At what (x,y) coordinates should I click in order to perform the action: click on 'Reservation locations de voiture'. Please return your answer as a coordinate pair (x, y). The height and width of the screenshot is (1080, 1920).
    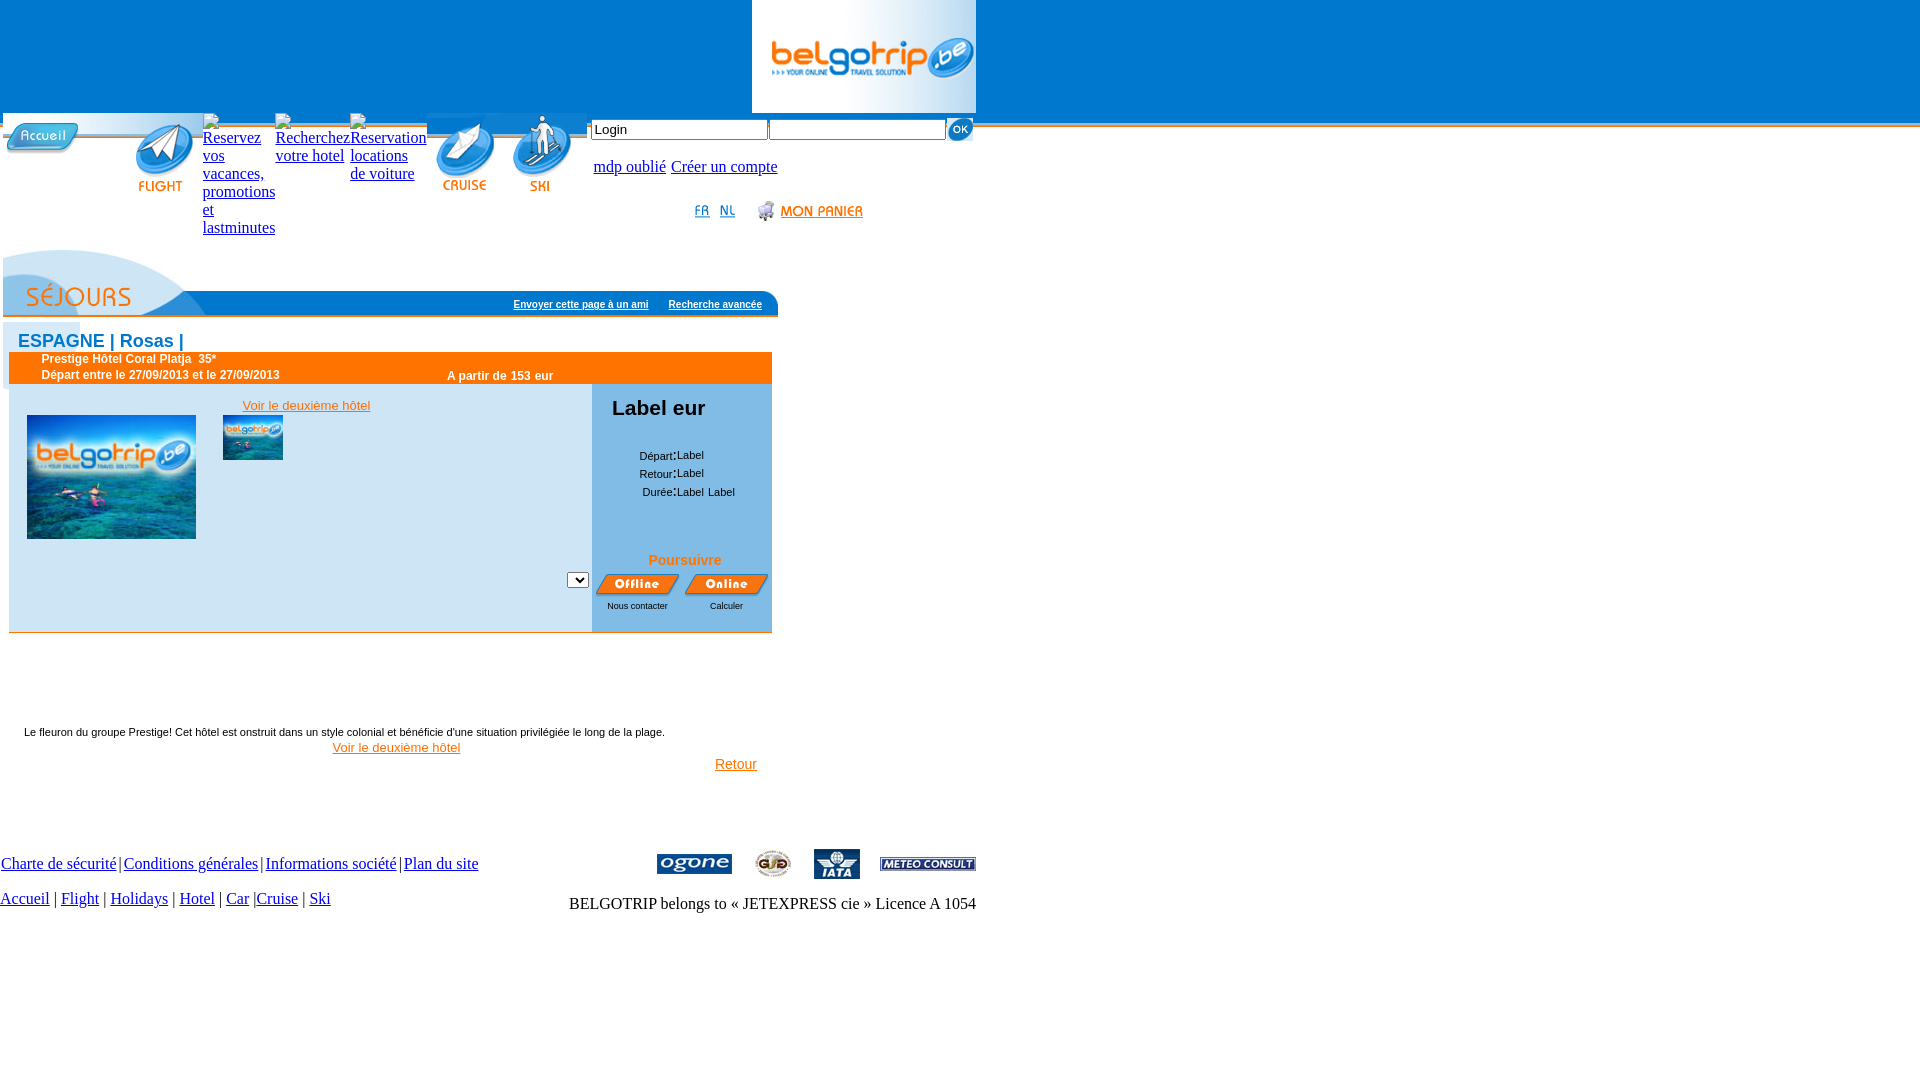
    Looking at the image, I should click on (388, 146).